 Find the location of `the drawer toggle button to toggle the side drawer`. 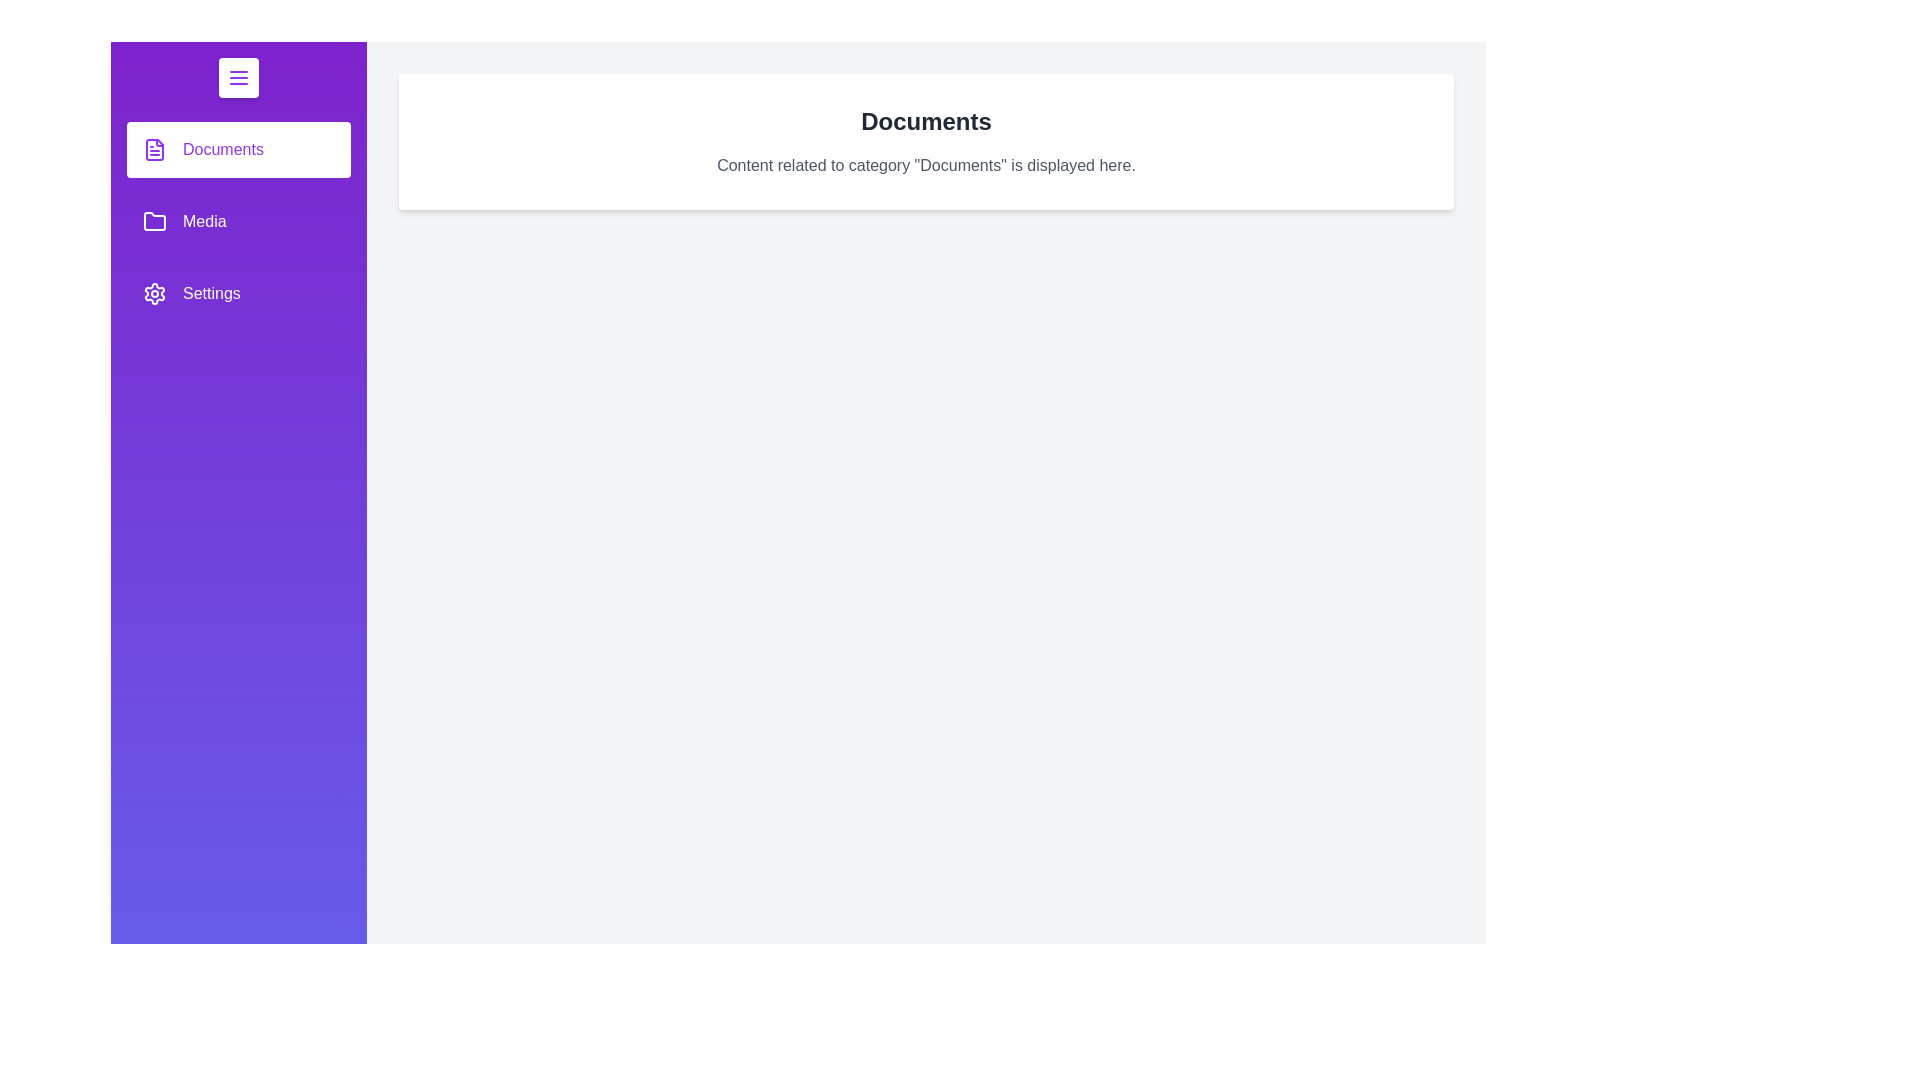

the drawer toggle button to toggle the side drawer is located at coordinates (239, 76).